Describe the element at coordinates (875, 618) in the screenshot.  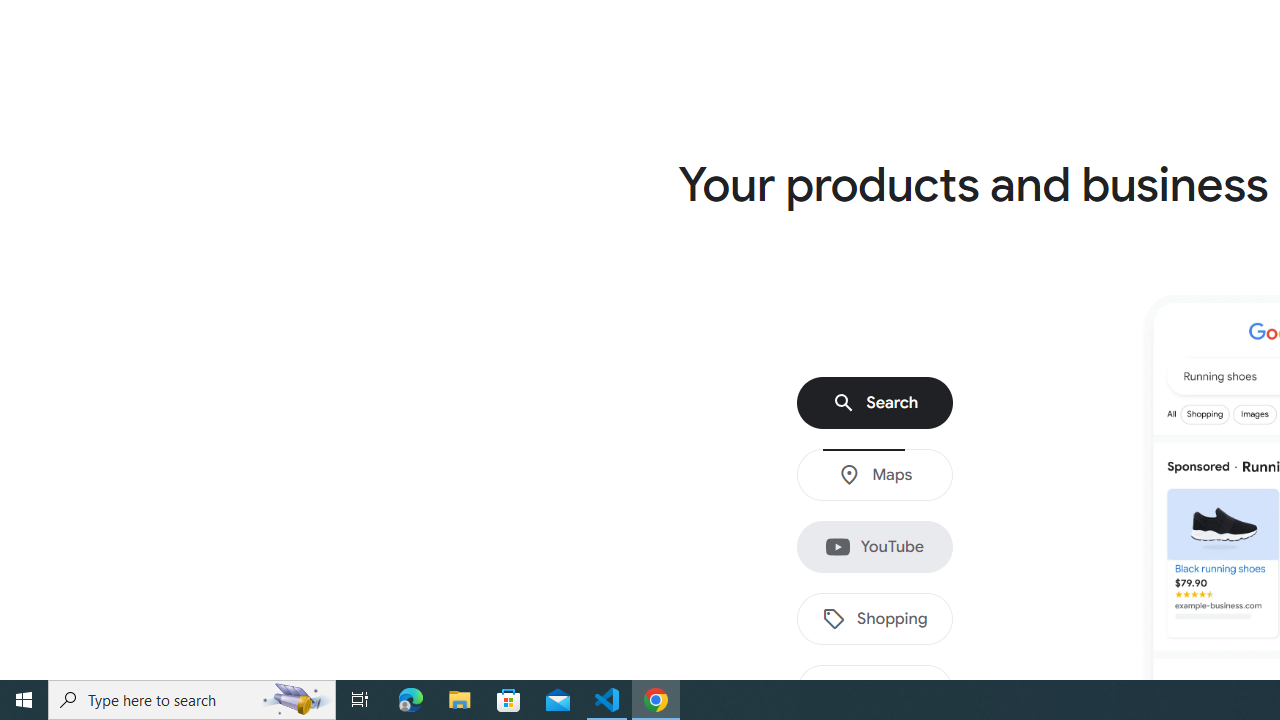
I see `'Shopping'` at that location.